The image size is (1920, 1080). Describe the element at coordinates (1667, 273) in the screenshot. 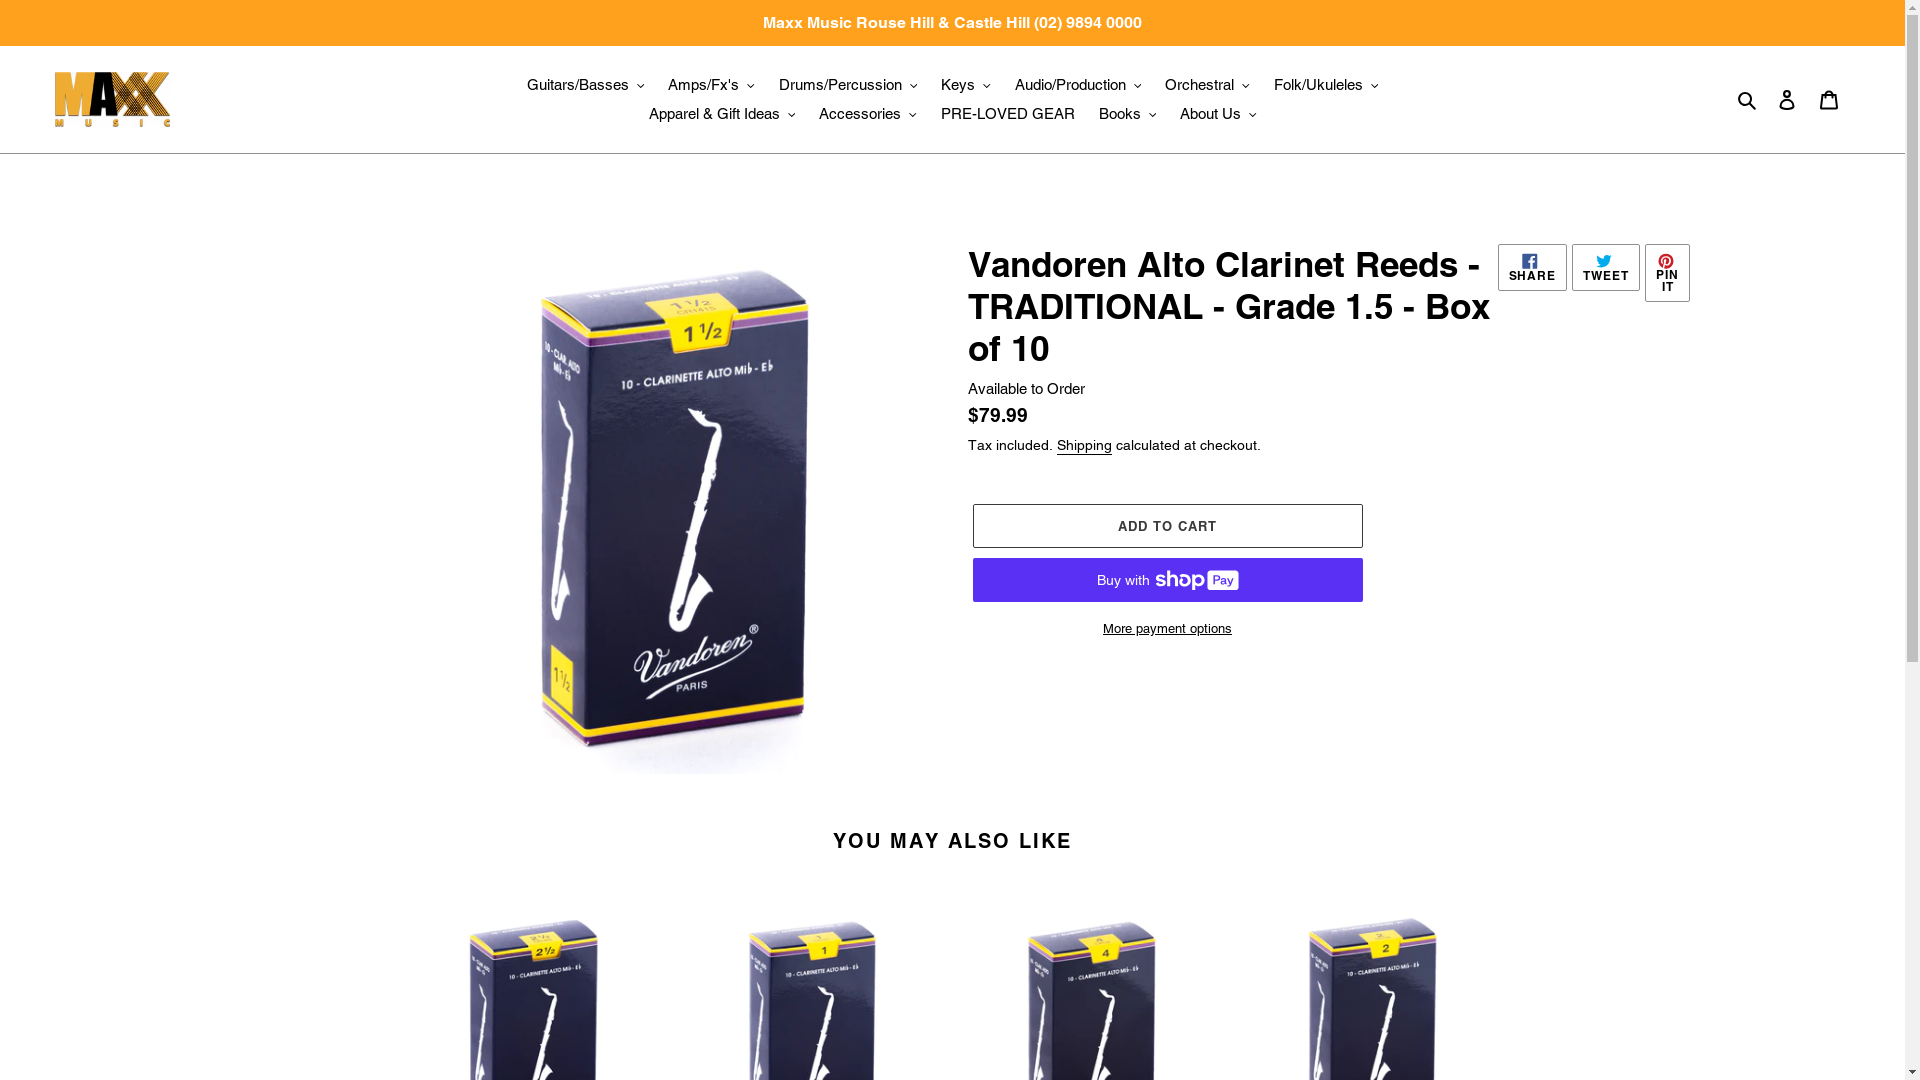

I see `'PIN IT` at that location.